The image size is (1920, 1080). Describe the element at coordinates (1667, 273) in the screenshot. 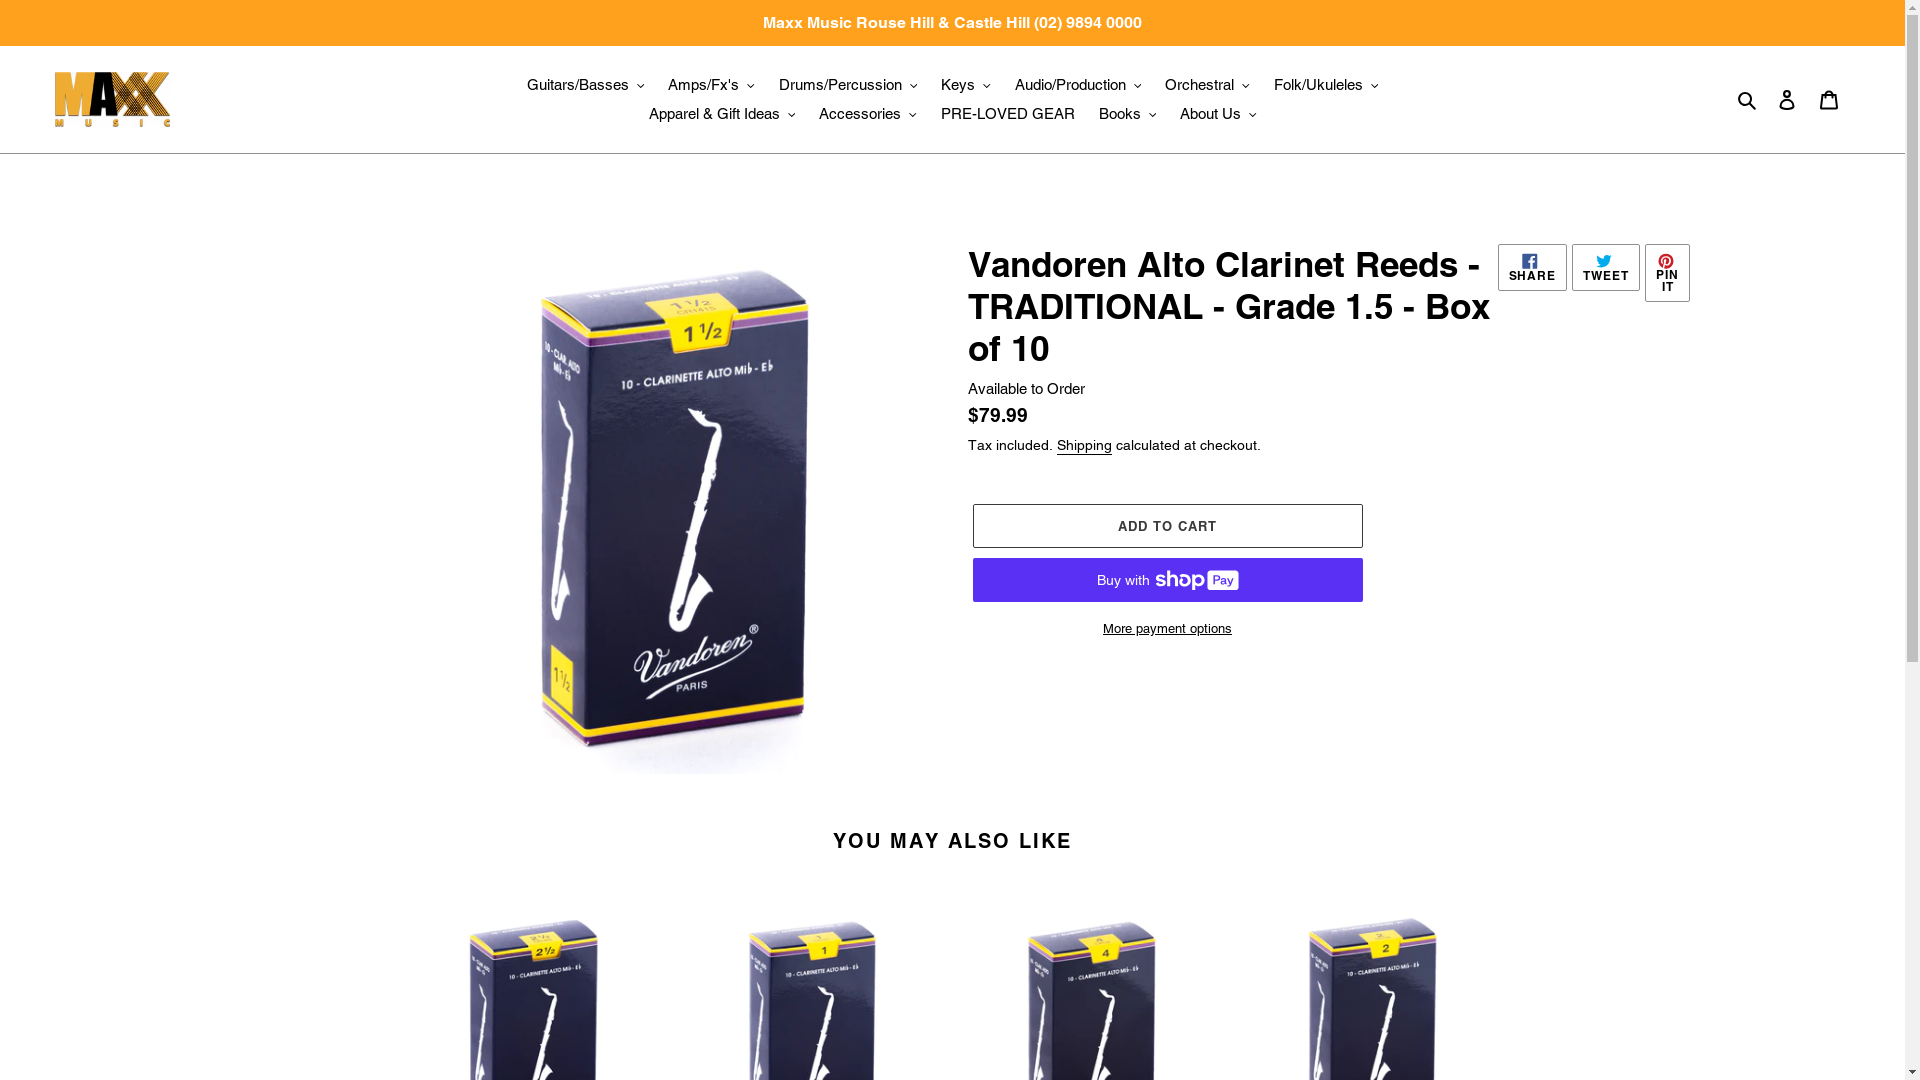

I see `'PIN IT` at that location.